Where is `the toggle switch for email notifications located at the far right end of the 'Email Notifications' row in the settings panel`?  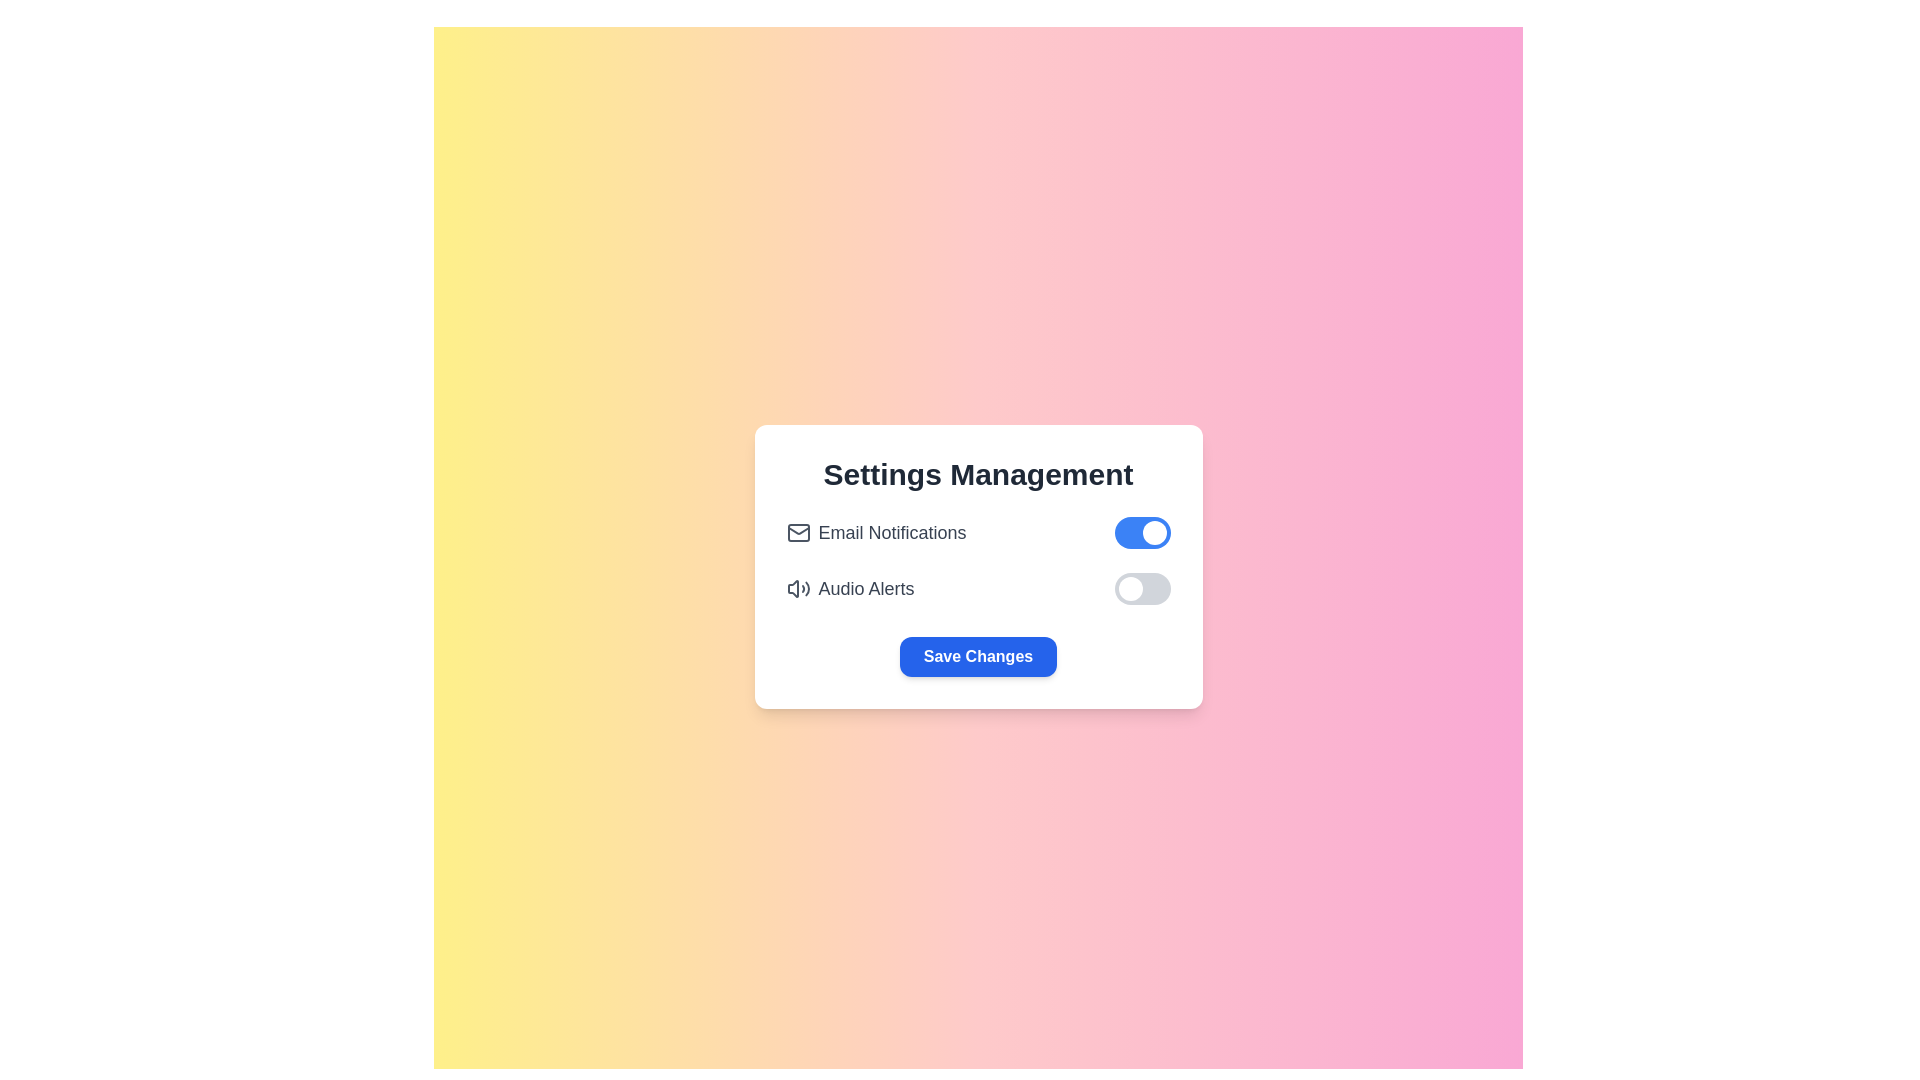
the toggle switch for email notifications located at the far right end of the 'Email Notifications' row in the settings panel is located at coordinates (1142, 531).